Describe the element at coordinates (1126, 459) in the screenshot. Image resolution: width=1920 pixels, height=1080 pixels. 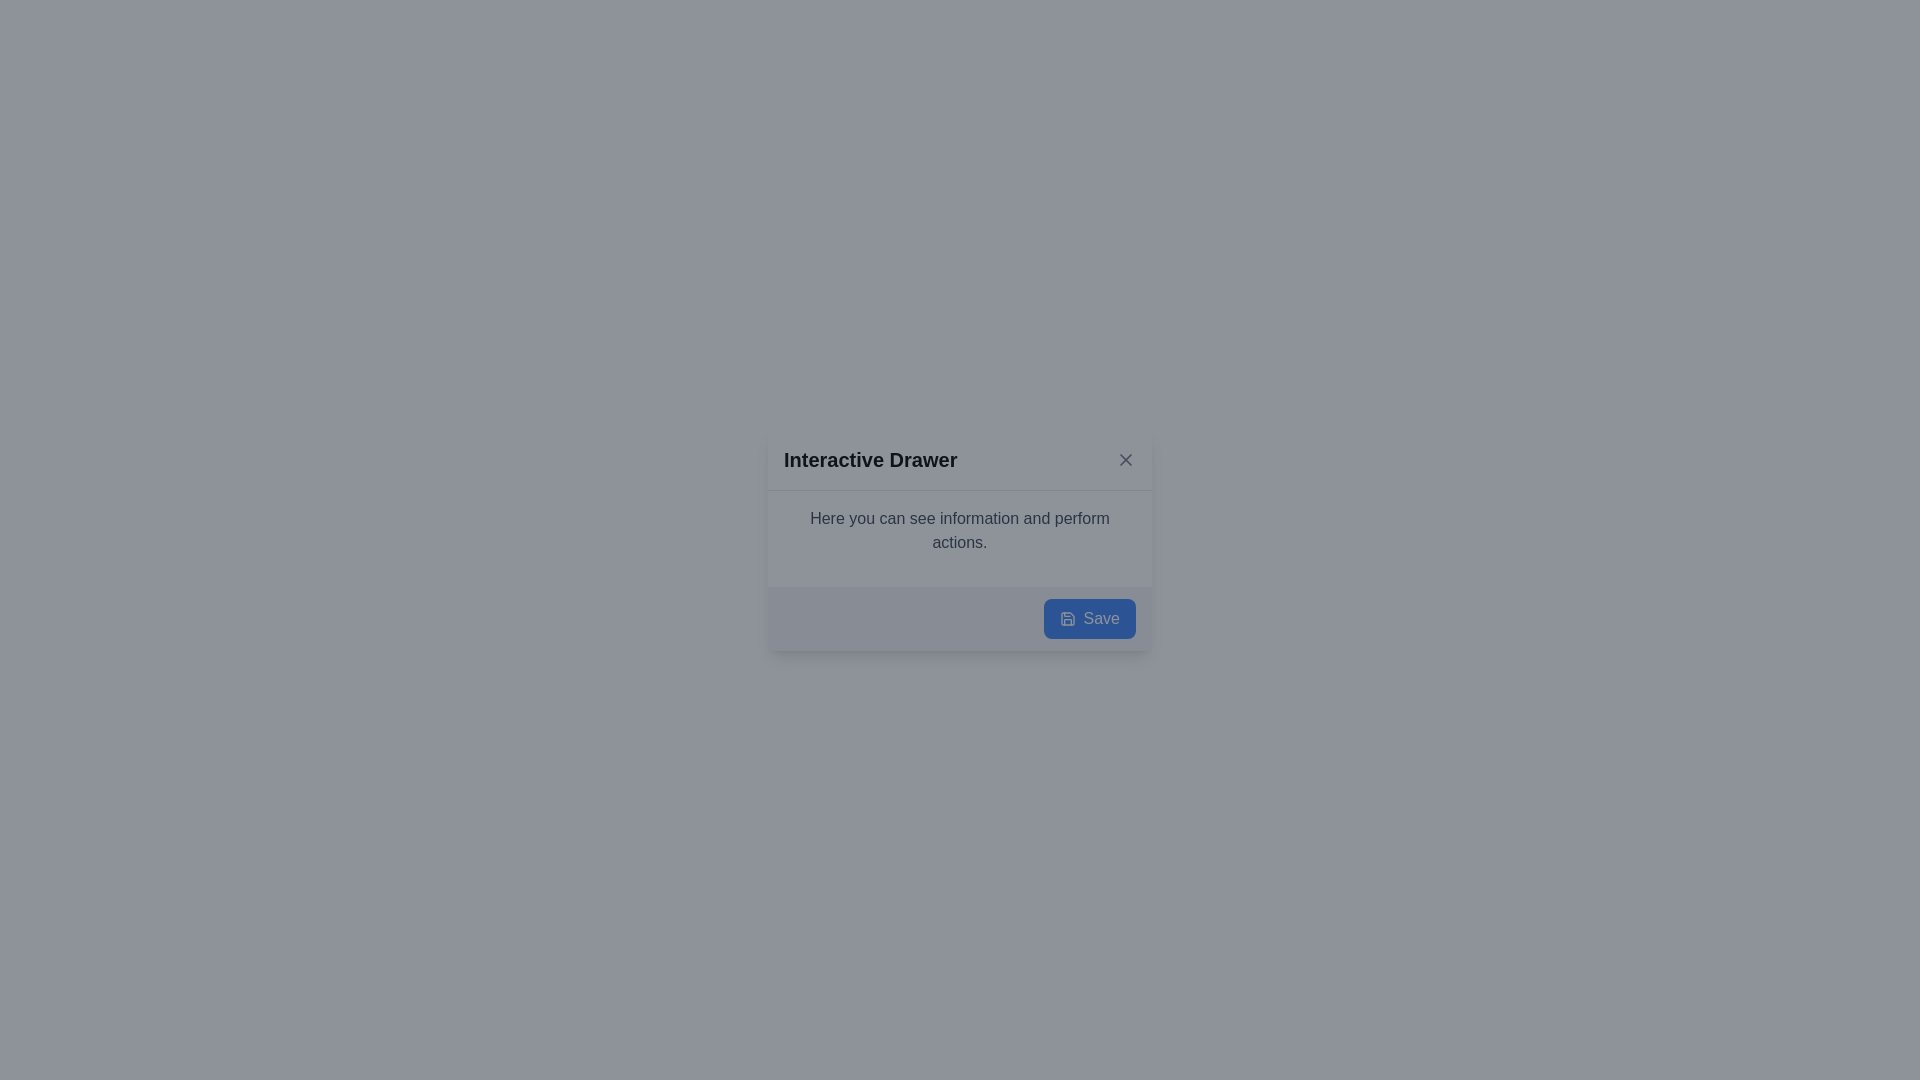
I see `the close button of the 'Interactive Drawer'` at that location.